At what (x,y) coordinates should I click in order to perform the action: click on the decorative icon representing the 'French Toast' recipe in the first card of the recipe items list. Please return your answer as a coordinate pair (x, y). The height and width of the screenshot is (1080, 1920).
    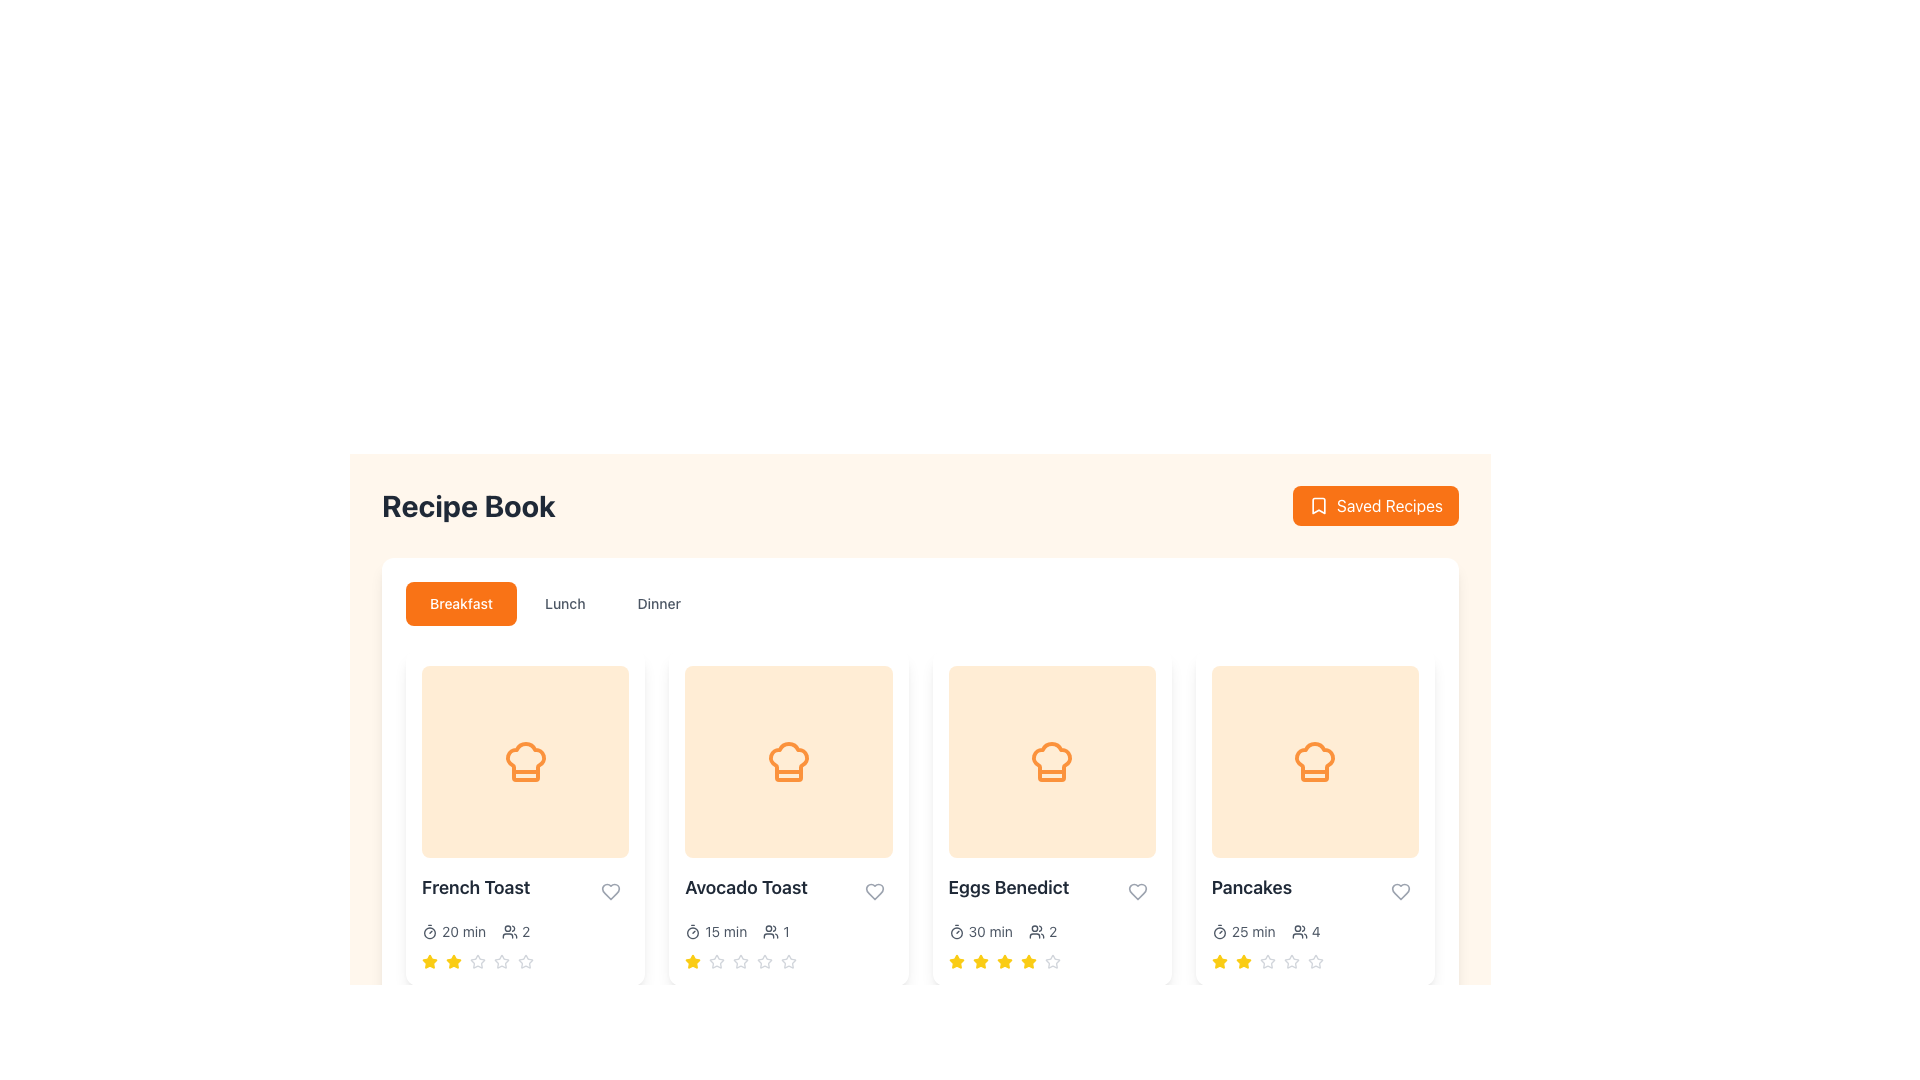
    Looking at the image, I should click on (525, 762).